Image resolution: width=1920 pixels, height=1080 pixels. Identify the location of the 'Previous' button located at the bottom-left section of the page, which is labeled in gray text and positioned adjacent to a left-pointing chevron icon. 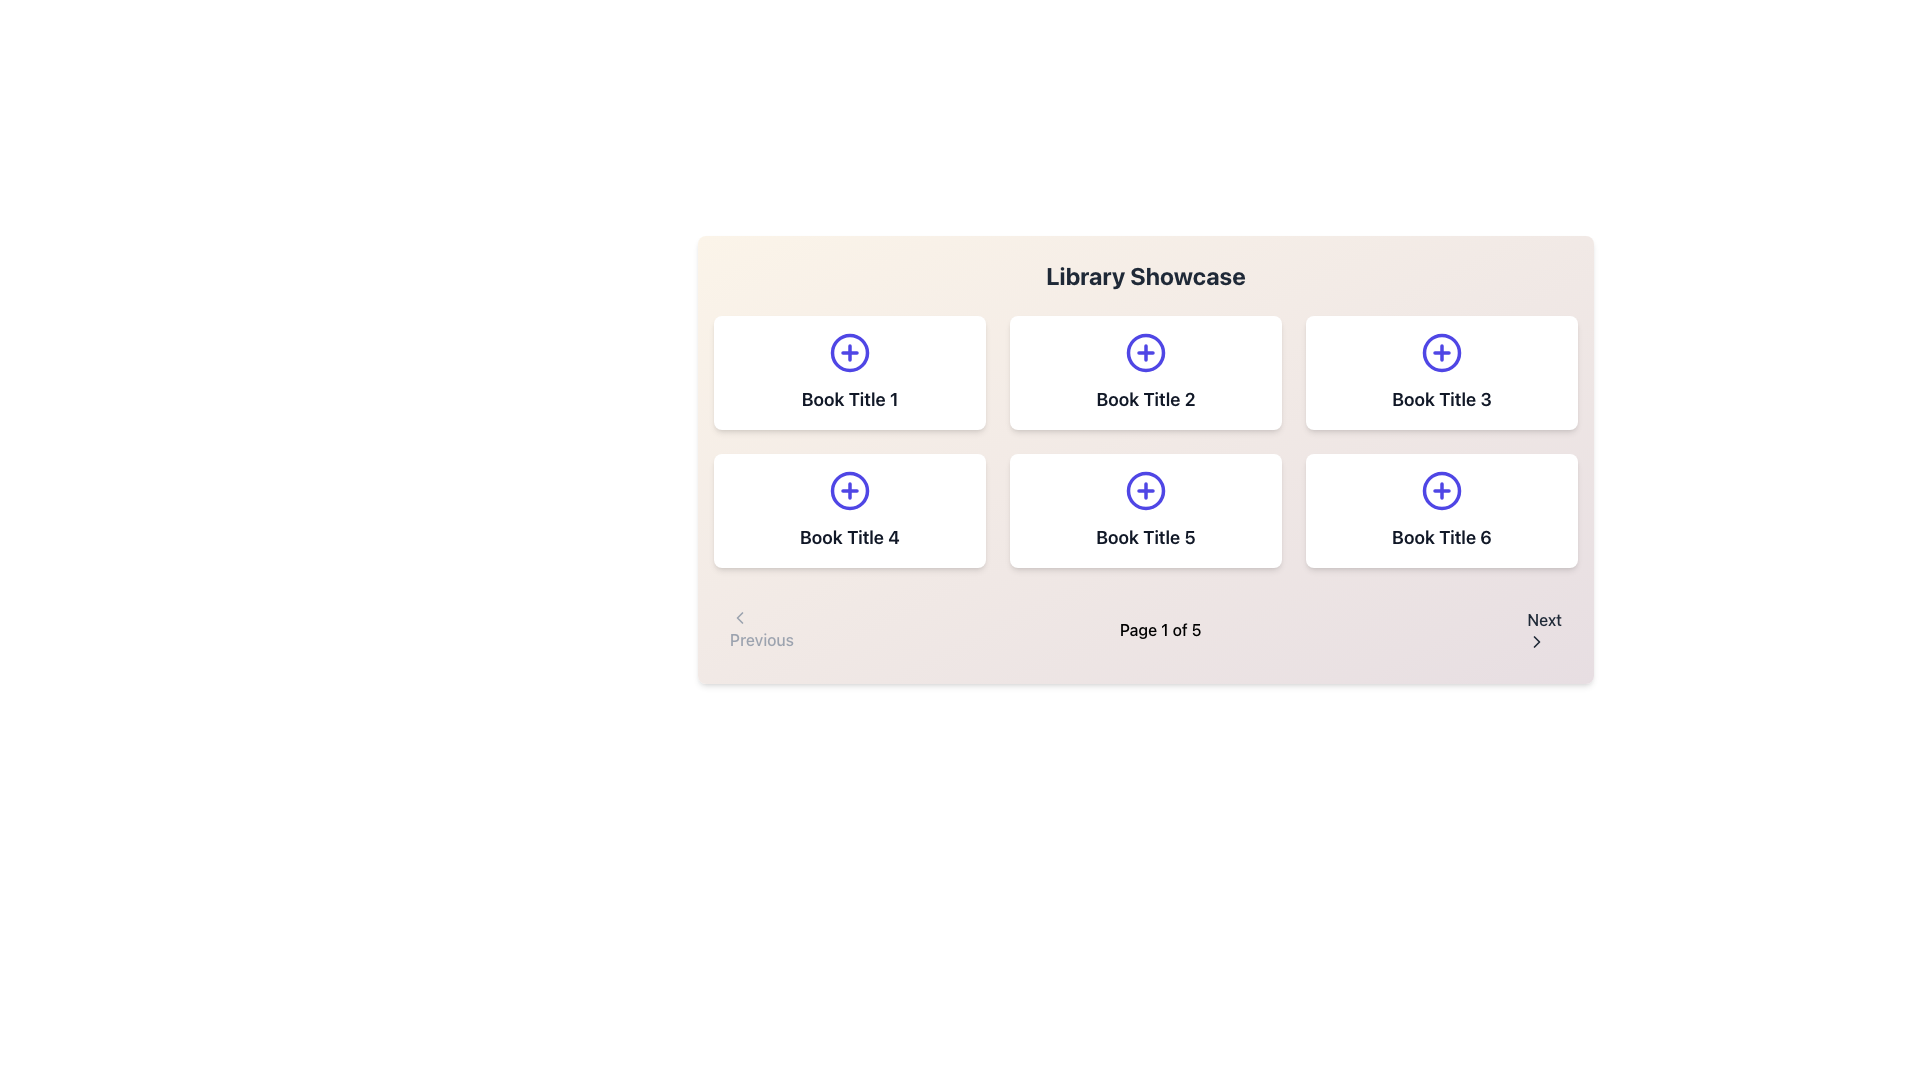
(761, 628).